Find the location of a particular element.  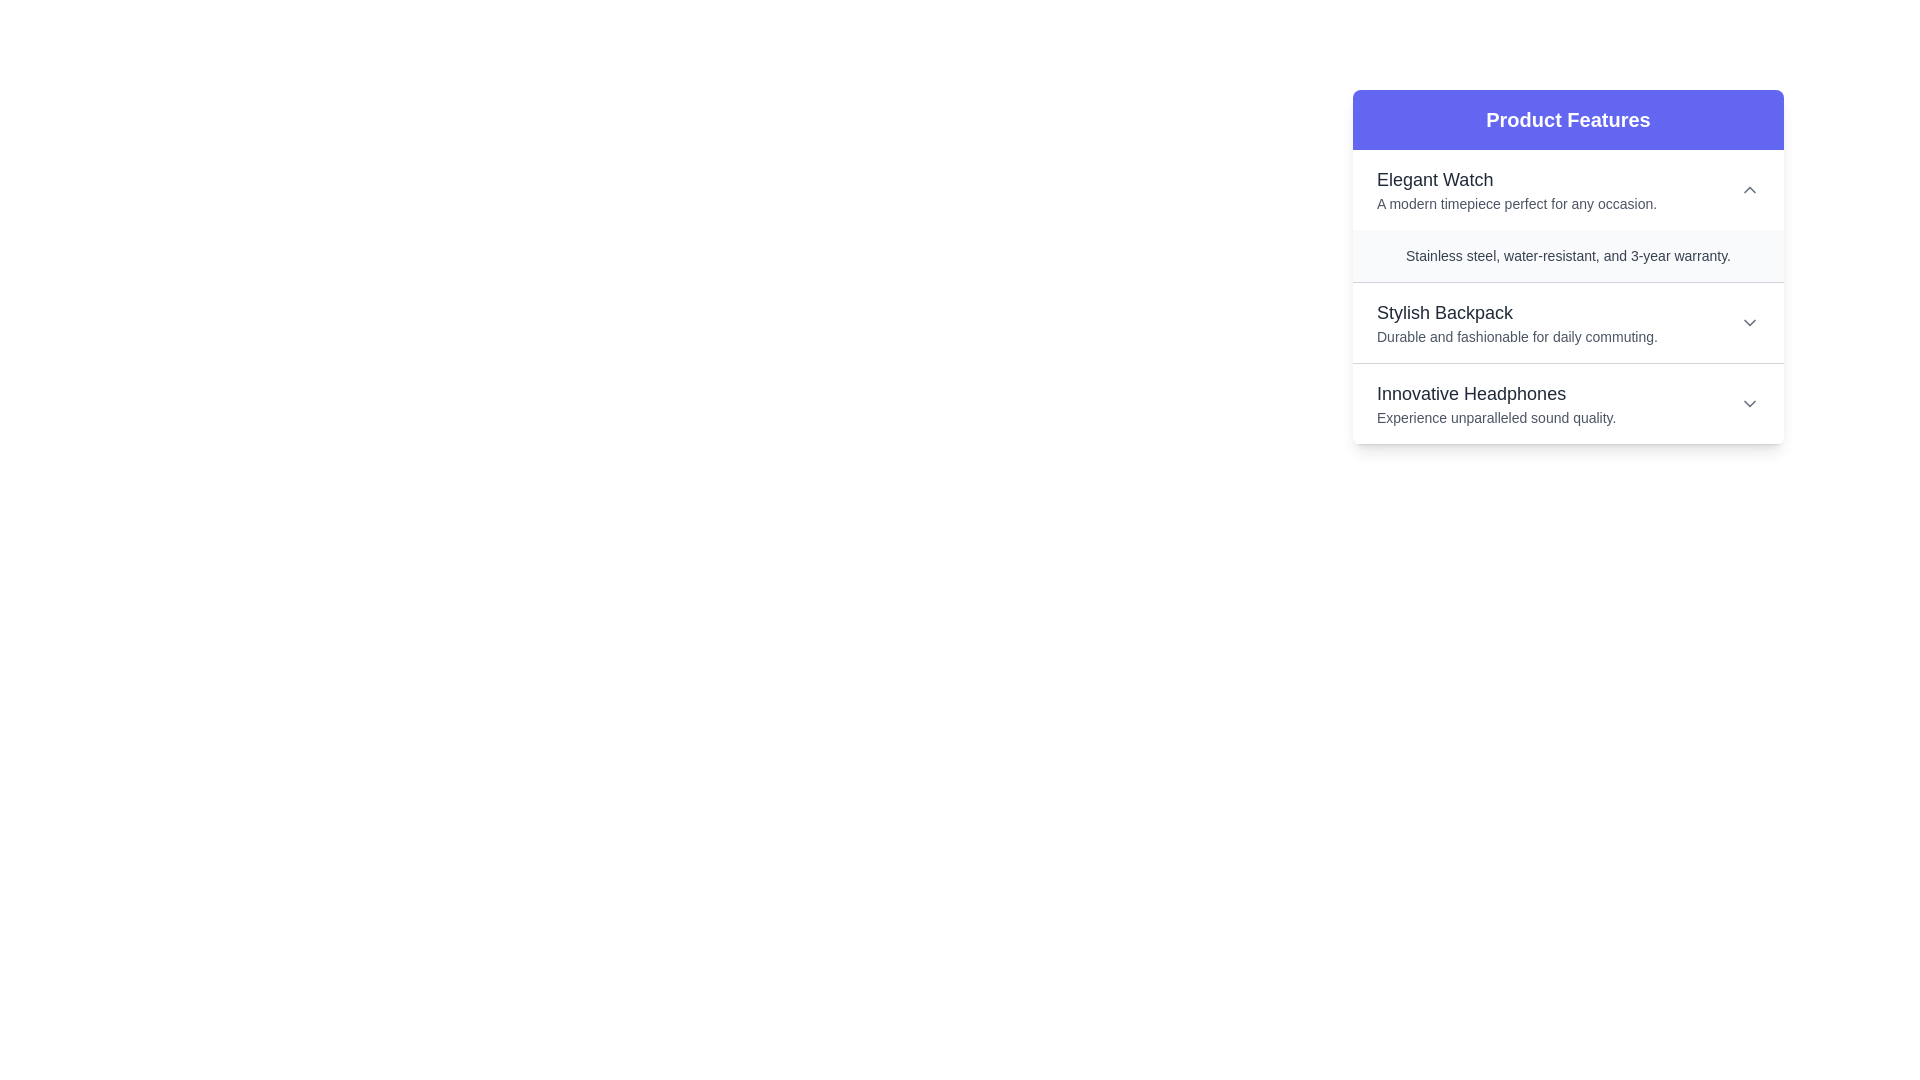

the 'Product Features' text label, which is styled with a white font on a purple background and serves as a section header above product detail items is located at coordinates (1567, 119).